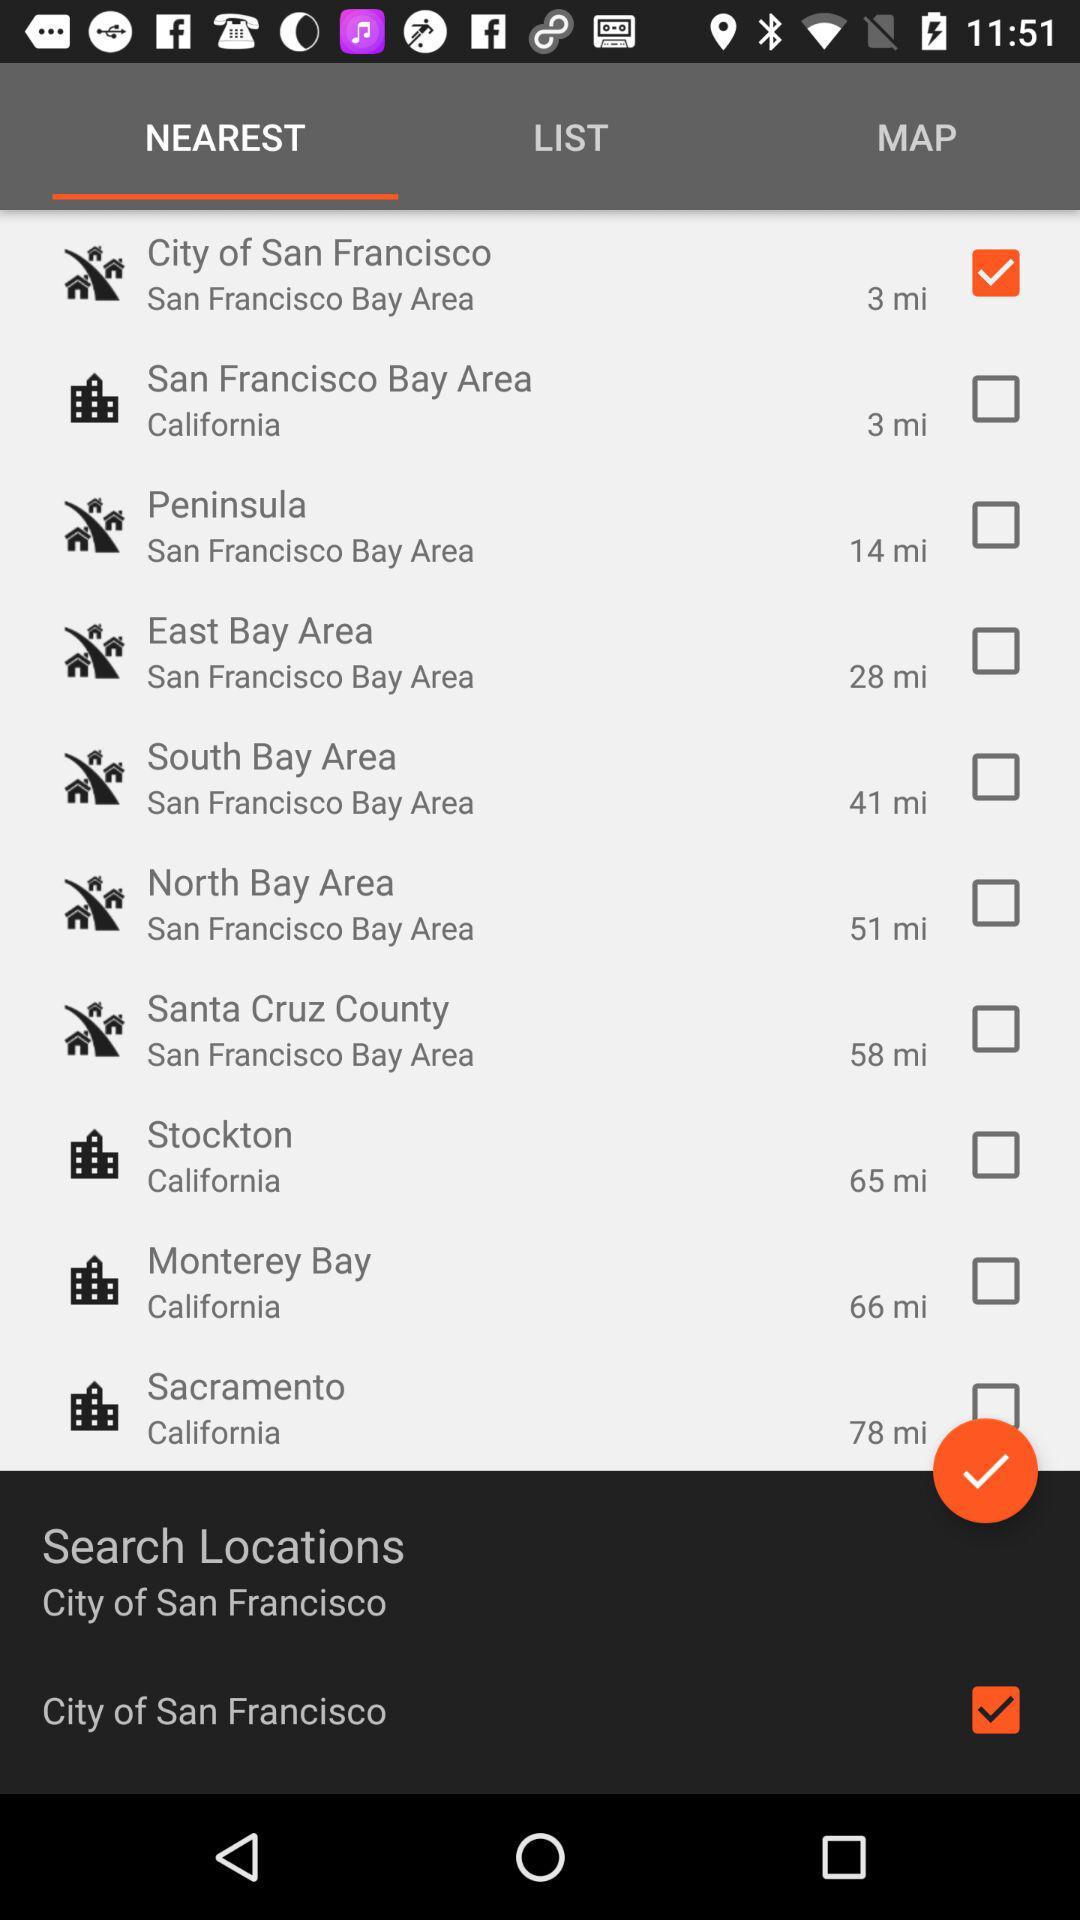 The height and width of the screenshot is (1920, 1080). What do you see at coordinates (995, 1155) in the screenshot?
I see `check stockton box` at bounding box center [995, 1155].